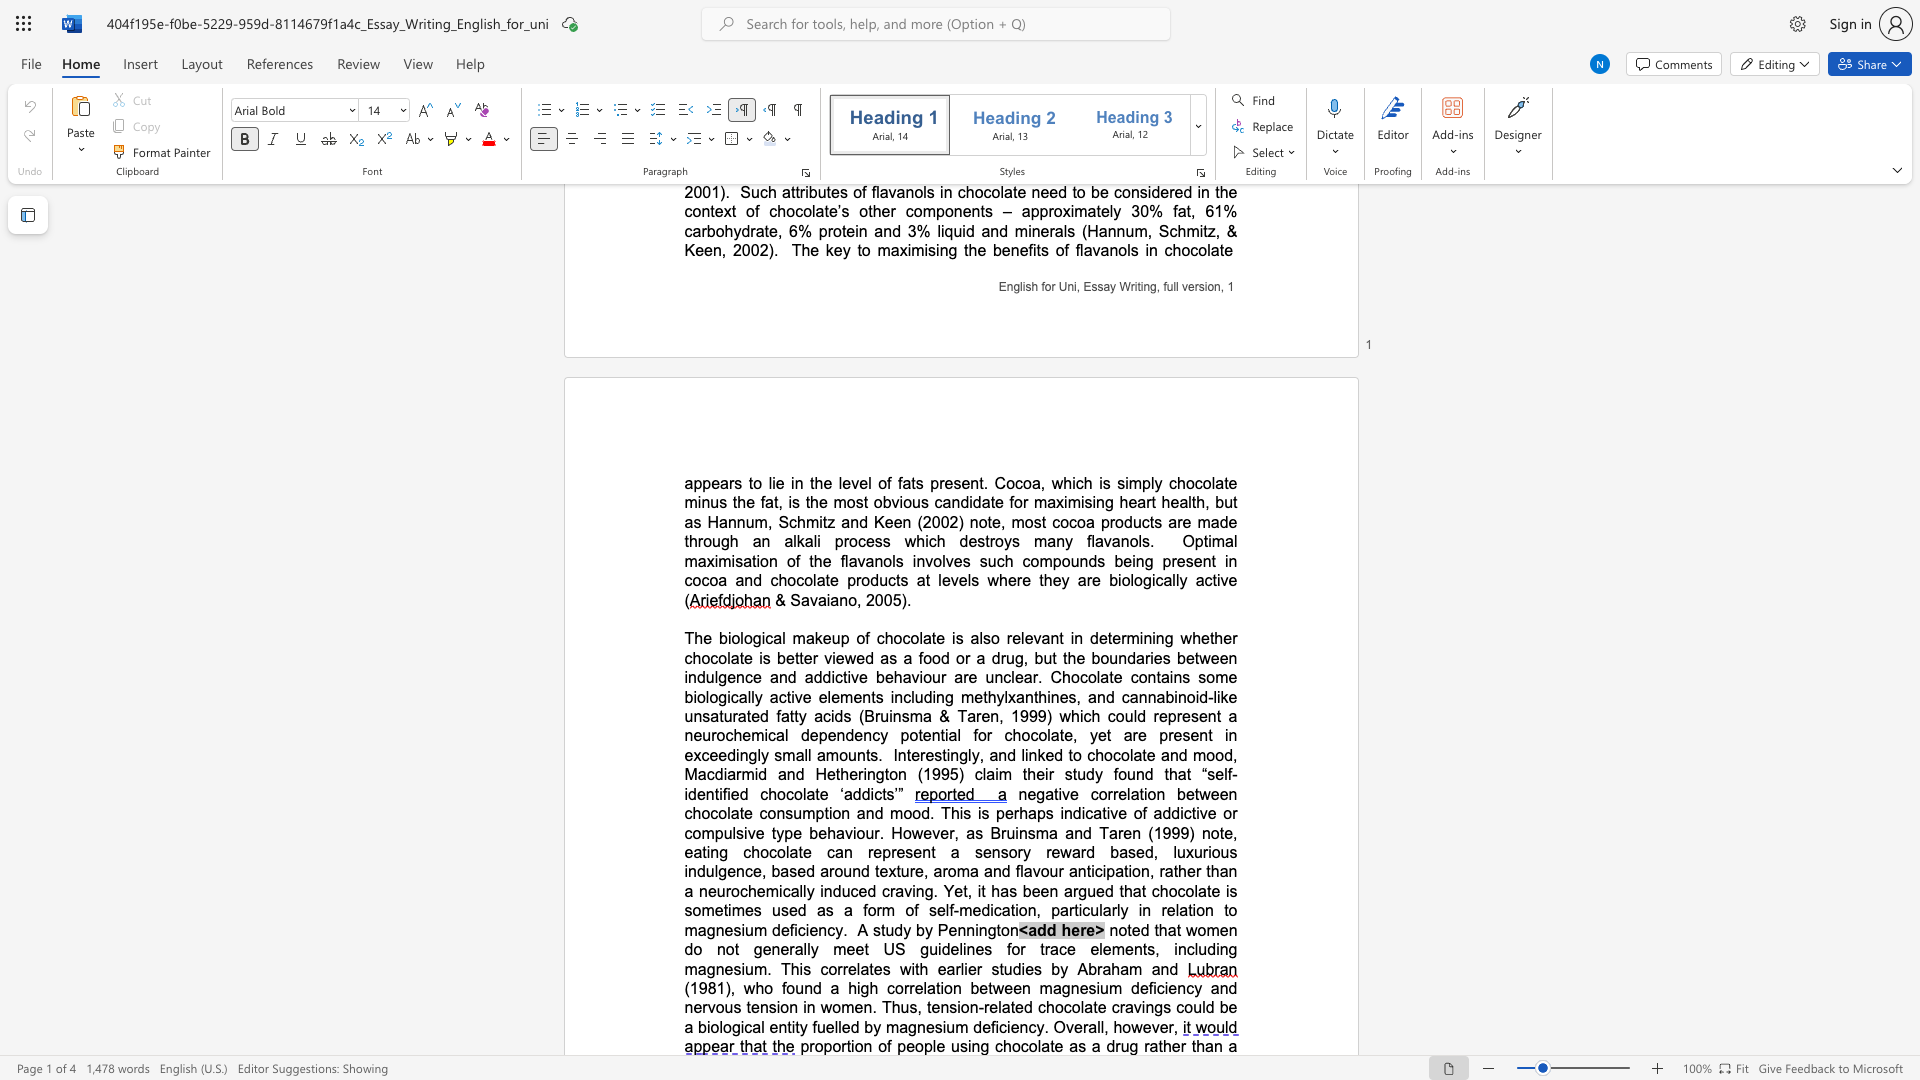 The height and width of the screenshot is (1080, 1920). I want to click on the subset text "ind" within the text "a sensory reward based, luxurious indulgence, based around texture,", so click(684, 870).